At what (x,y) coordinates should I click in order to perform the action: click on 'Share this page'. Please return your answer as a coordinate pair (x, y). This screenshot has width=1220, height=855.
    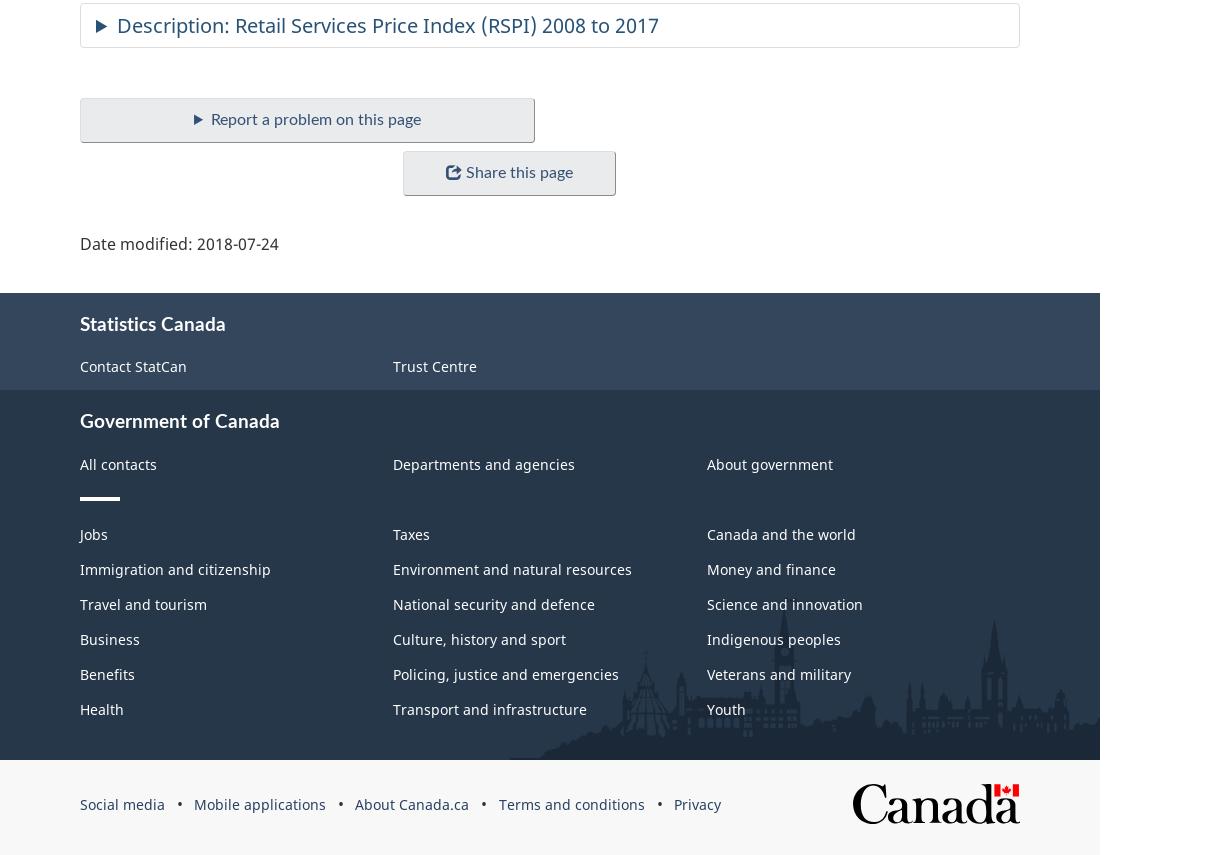
    Looking at the image, I should click on (518, 171).